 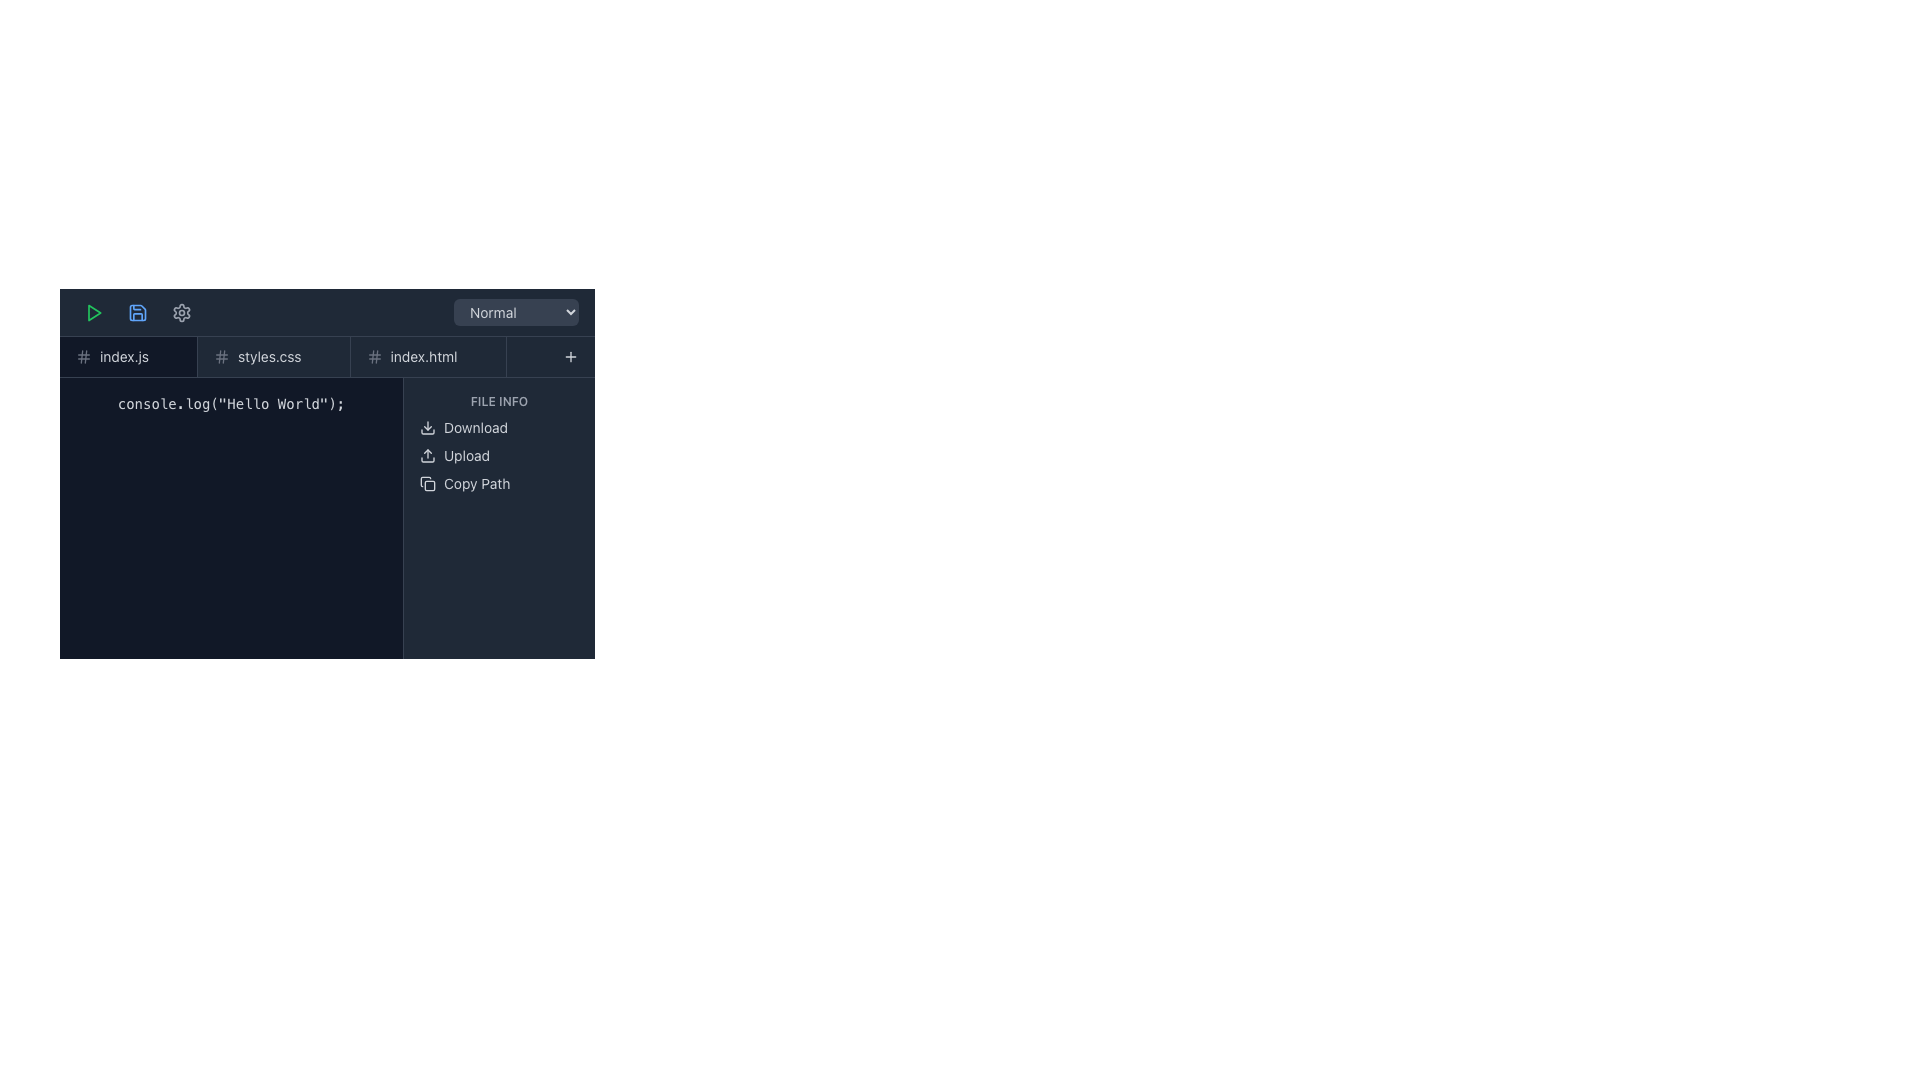 What do you see at coordinates (423, 356) in the screenshot?
I see `the text label displaying the file name 'index.html' in the navigation bar, which is the third text label in a row of file tabs adjacent to 'index.js' and 'styles.css'` at bounding box center [423, 356].